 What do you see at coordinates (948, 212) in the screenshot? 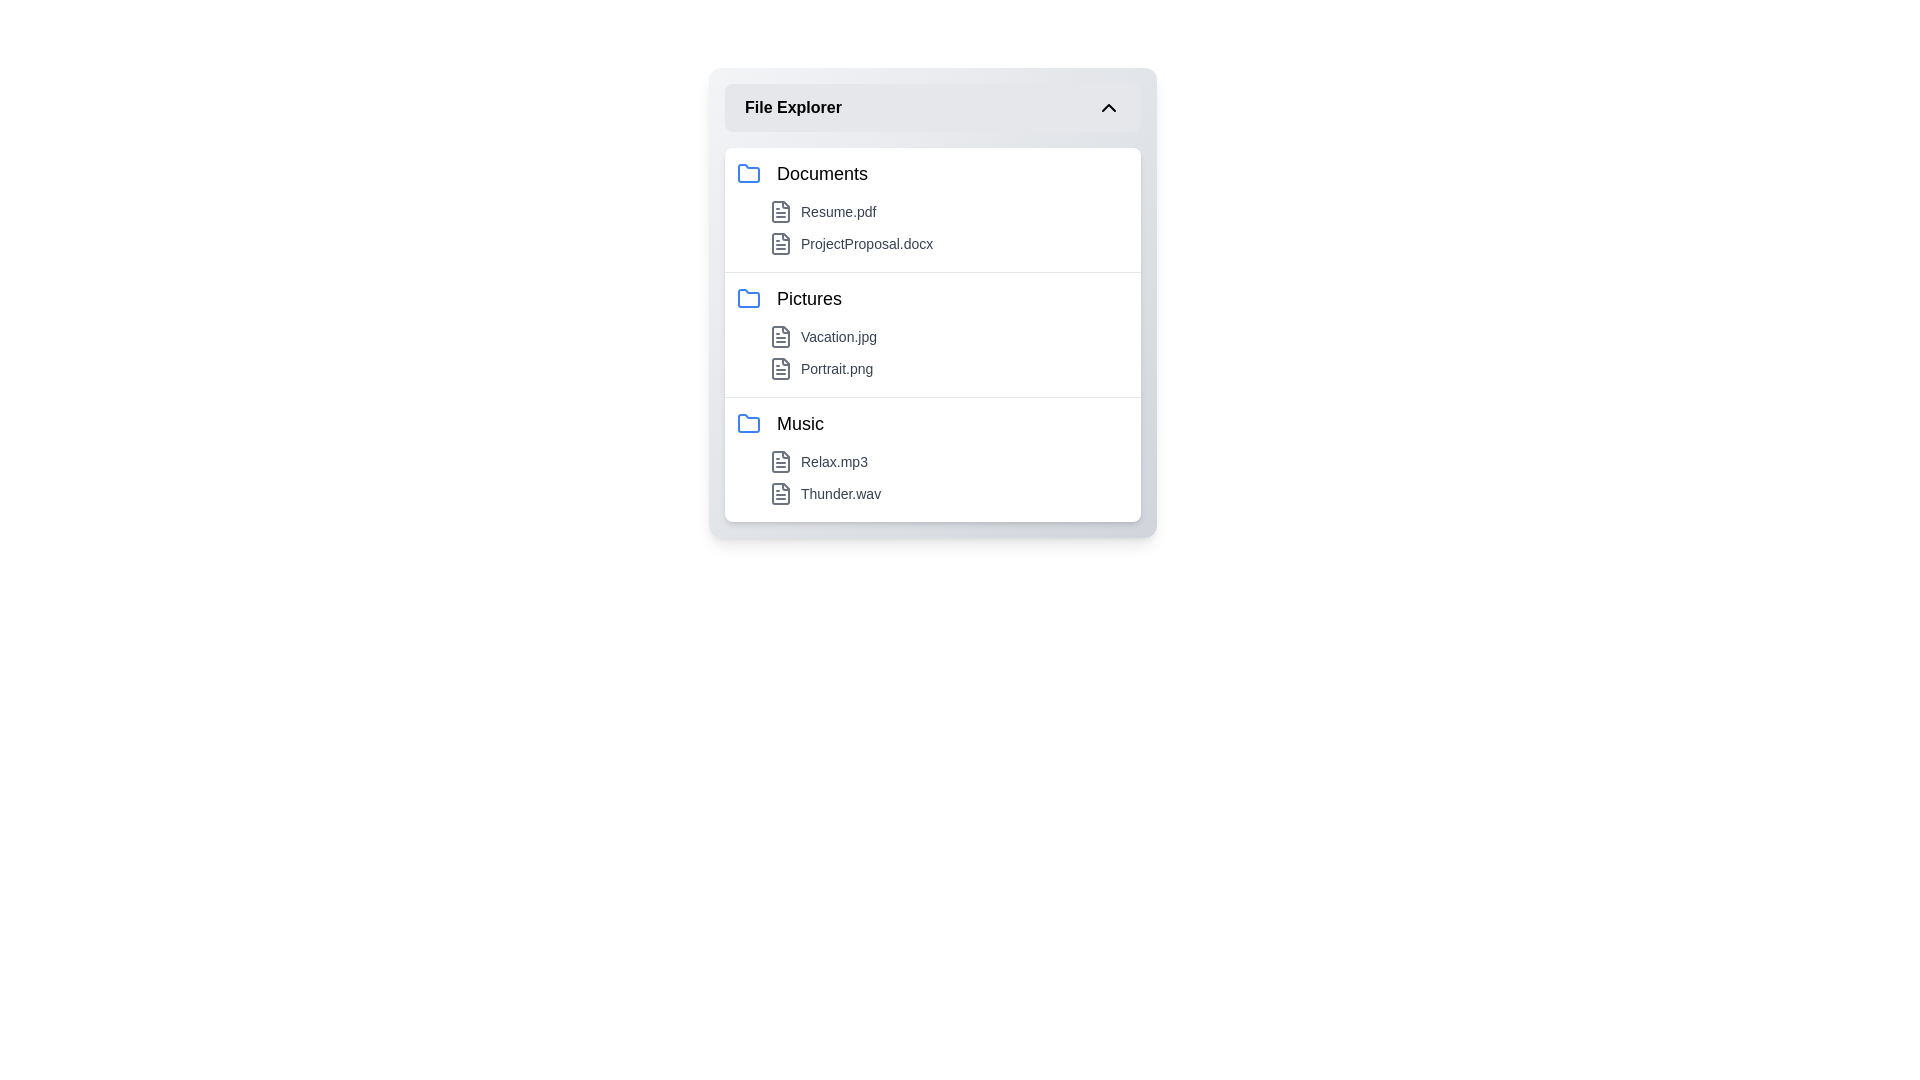
I see `the file named Resume.pdf to select it` at bounding box center [948, 212].